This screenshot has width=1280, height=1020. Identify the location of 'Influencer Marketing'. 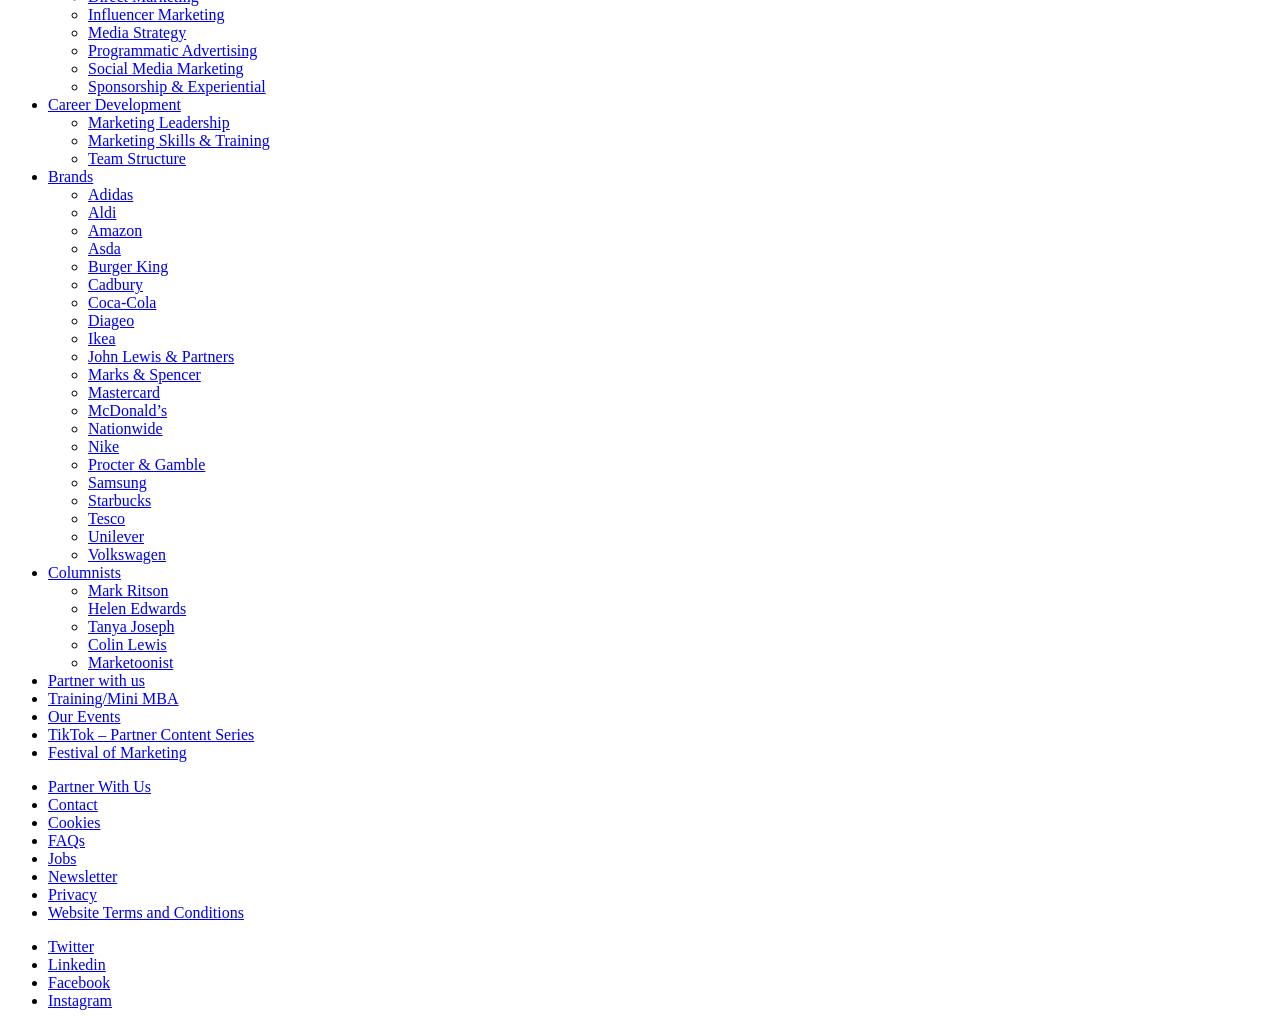
(155, 13).